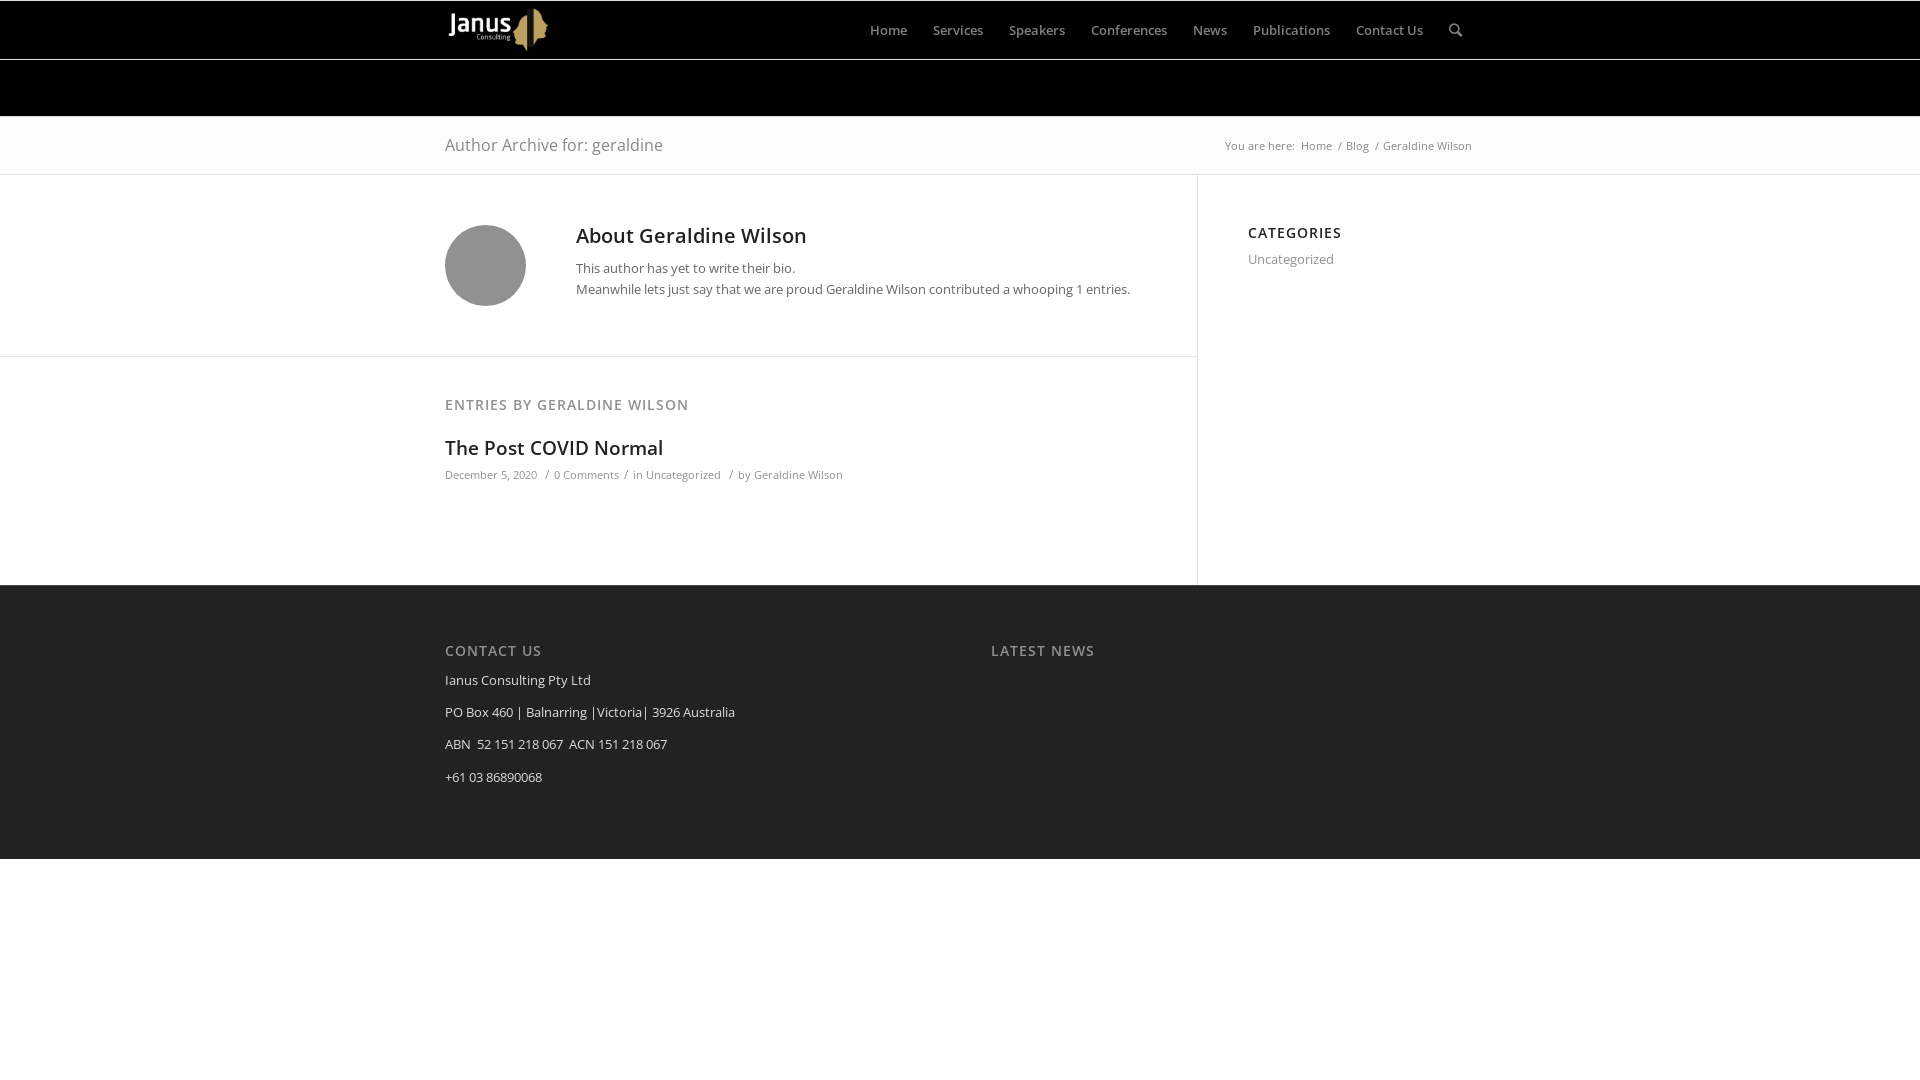 This screenshot has width=1920, height=1080. Describe the element at coordinates (1357, 144) in the screenshot. I see `'Blog'` at that location.